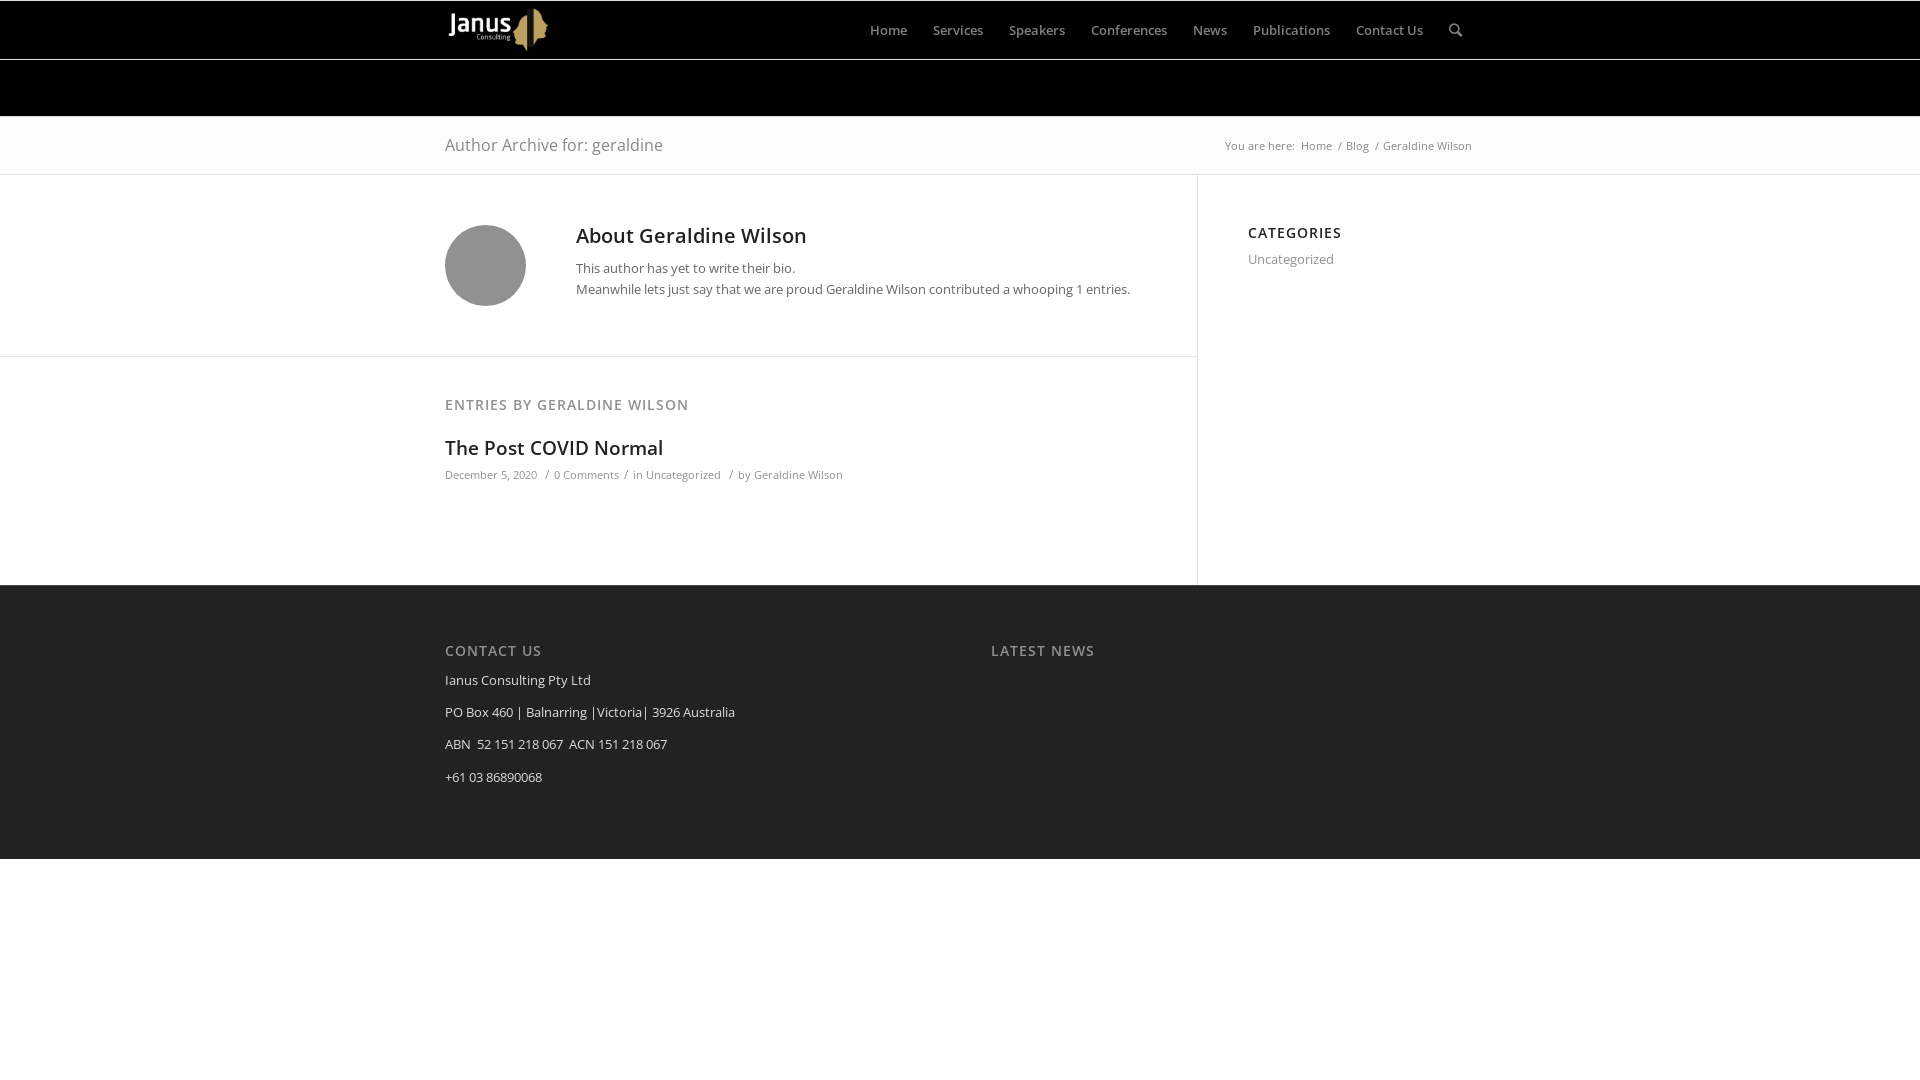 This screenshot has width=1920, height=1080. Describe the element at coordinates (1357, 144) in the screenshot. I see `'Blog'` at that location.